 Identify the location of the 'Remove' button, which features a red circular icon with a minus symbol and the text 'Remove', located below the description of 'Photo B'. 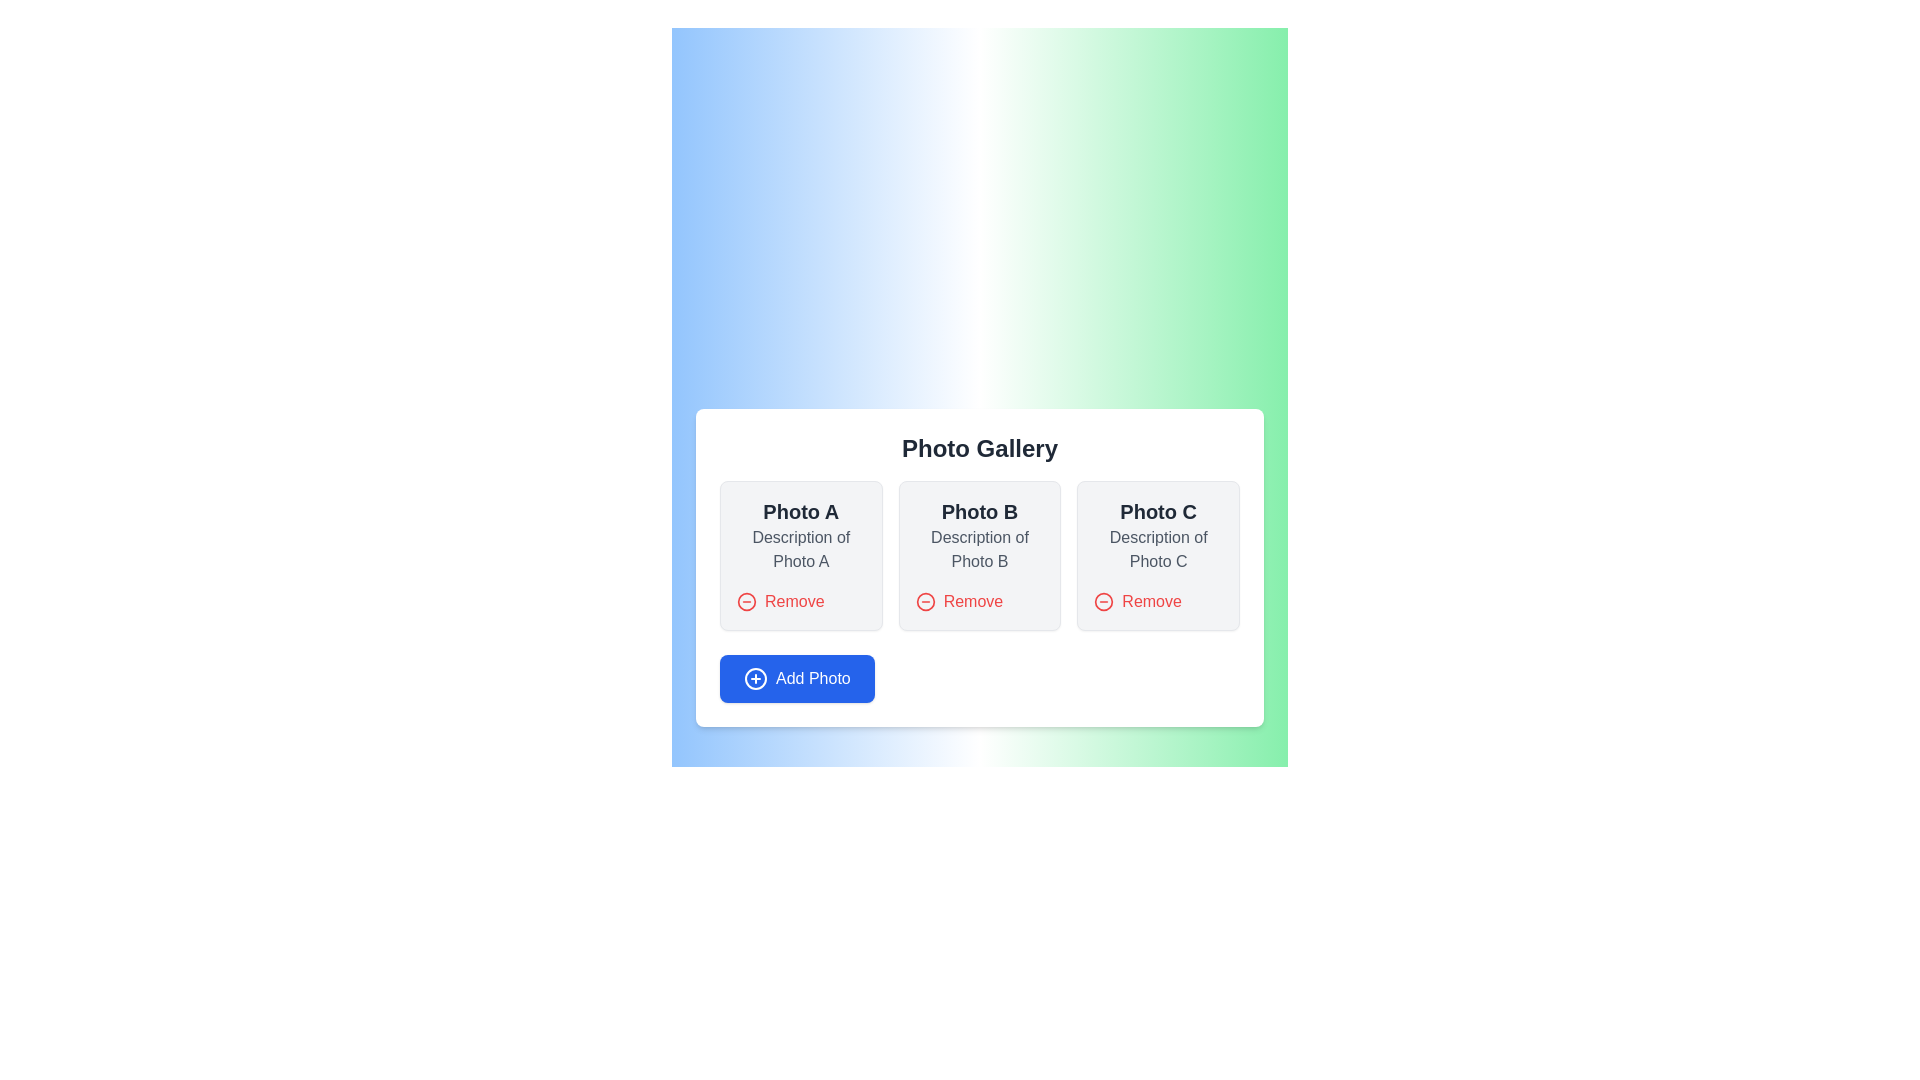
(958, 600).